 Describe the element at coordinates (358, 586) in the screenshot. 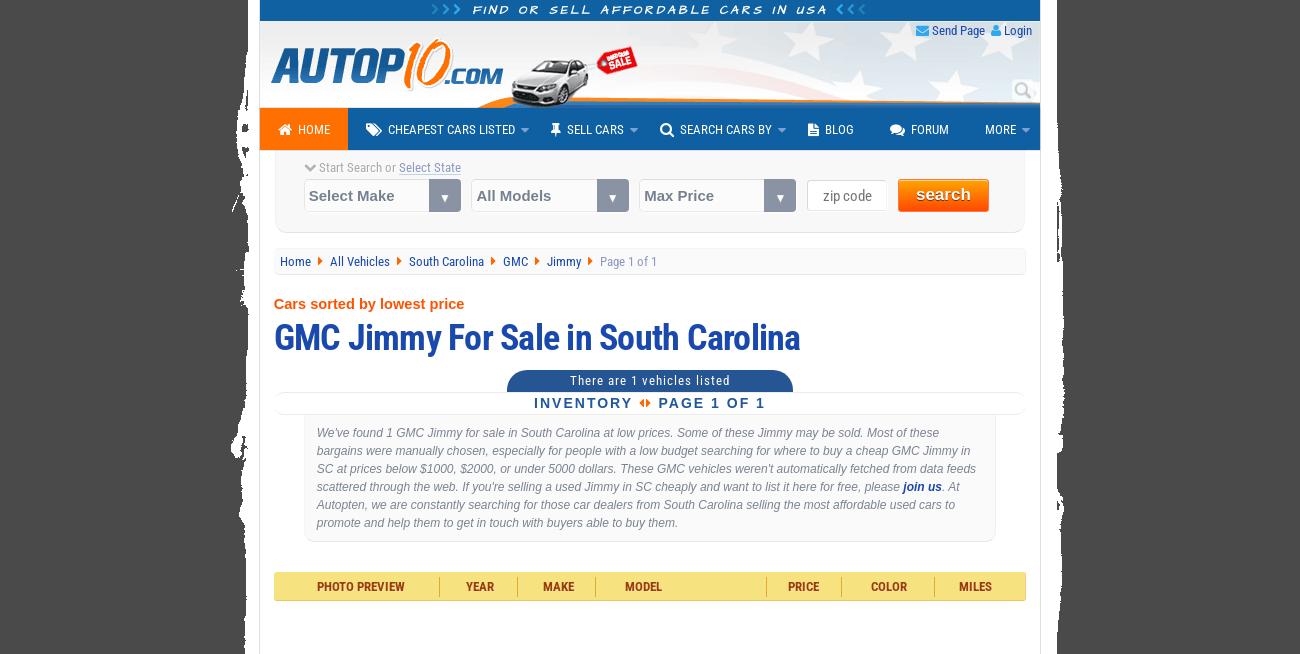

I see `'Photo Preview'` at that location.